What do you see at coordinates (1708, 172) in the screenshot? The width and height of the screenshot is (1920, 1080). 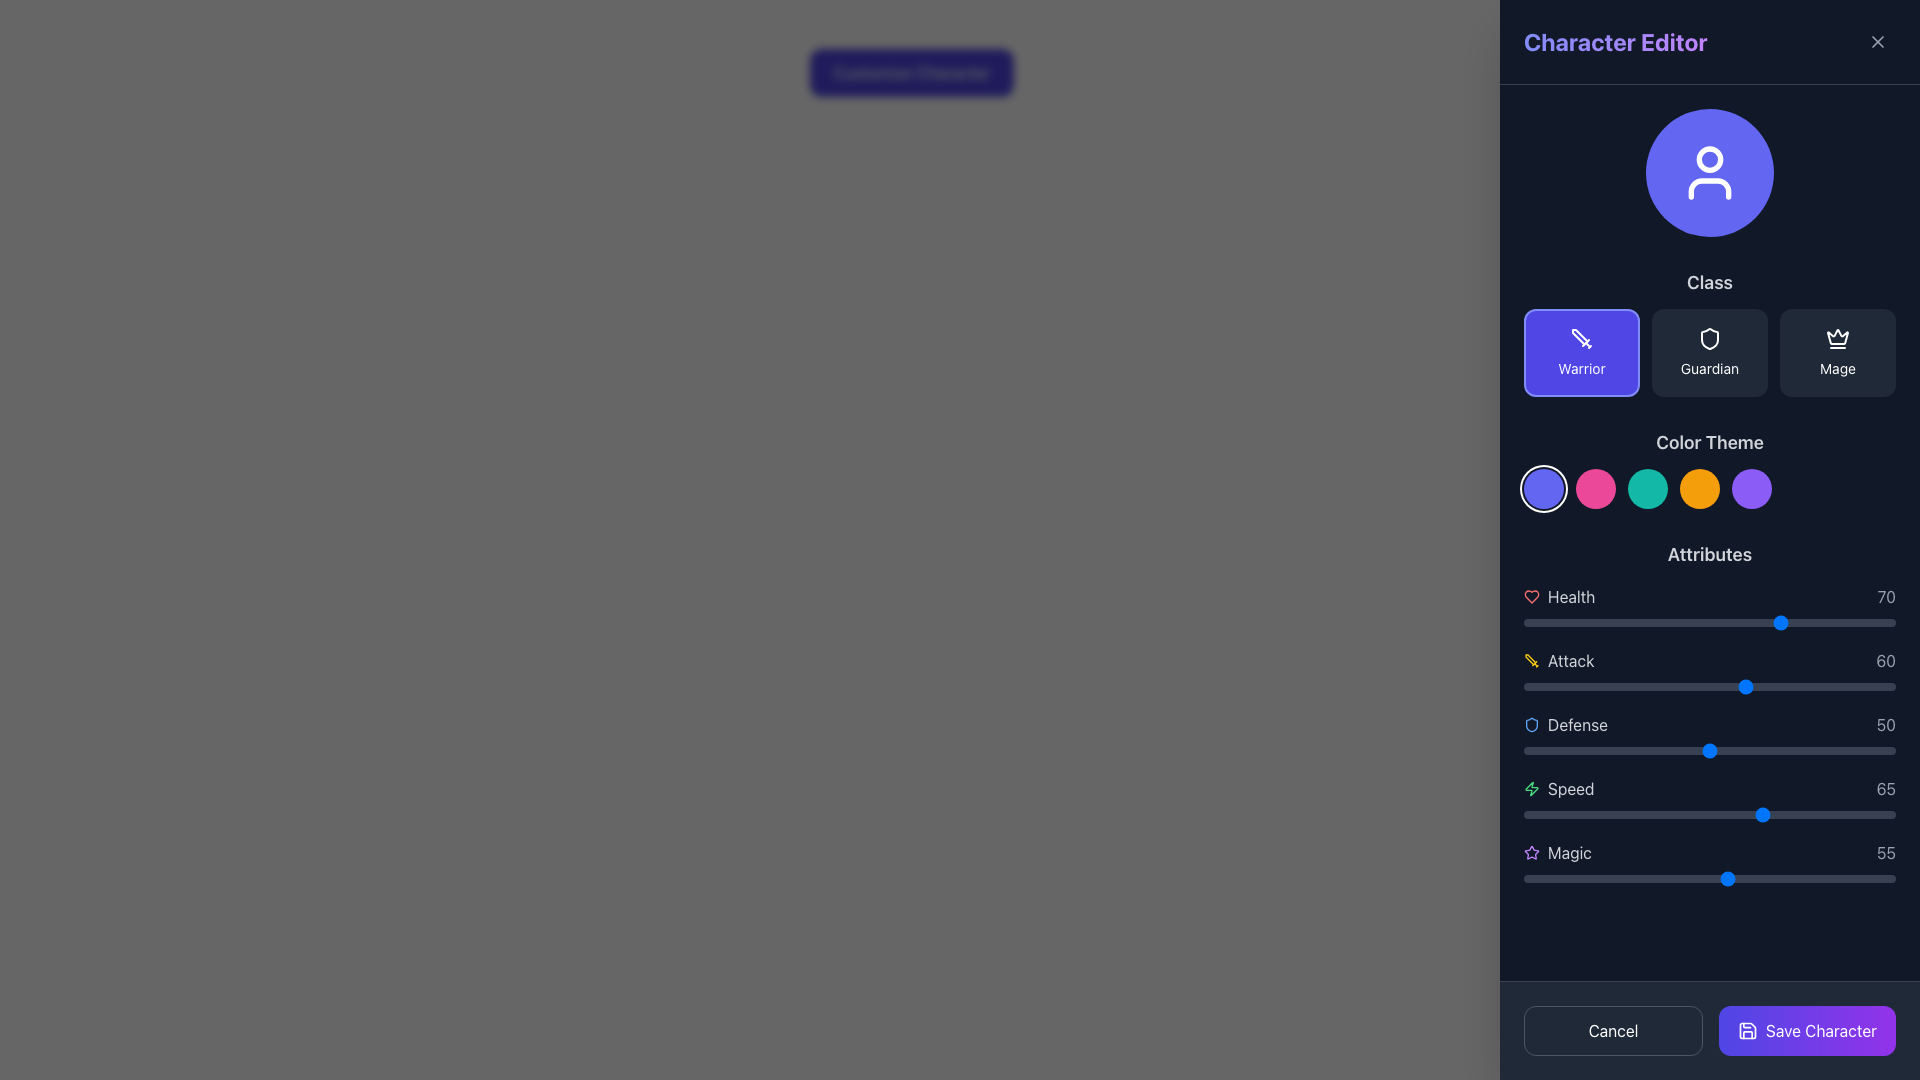 I see `the profile image icon, which is centered within a purple circular background in the 'Character Editor' sidebar panel` at bounding box center [1708, 172].